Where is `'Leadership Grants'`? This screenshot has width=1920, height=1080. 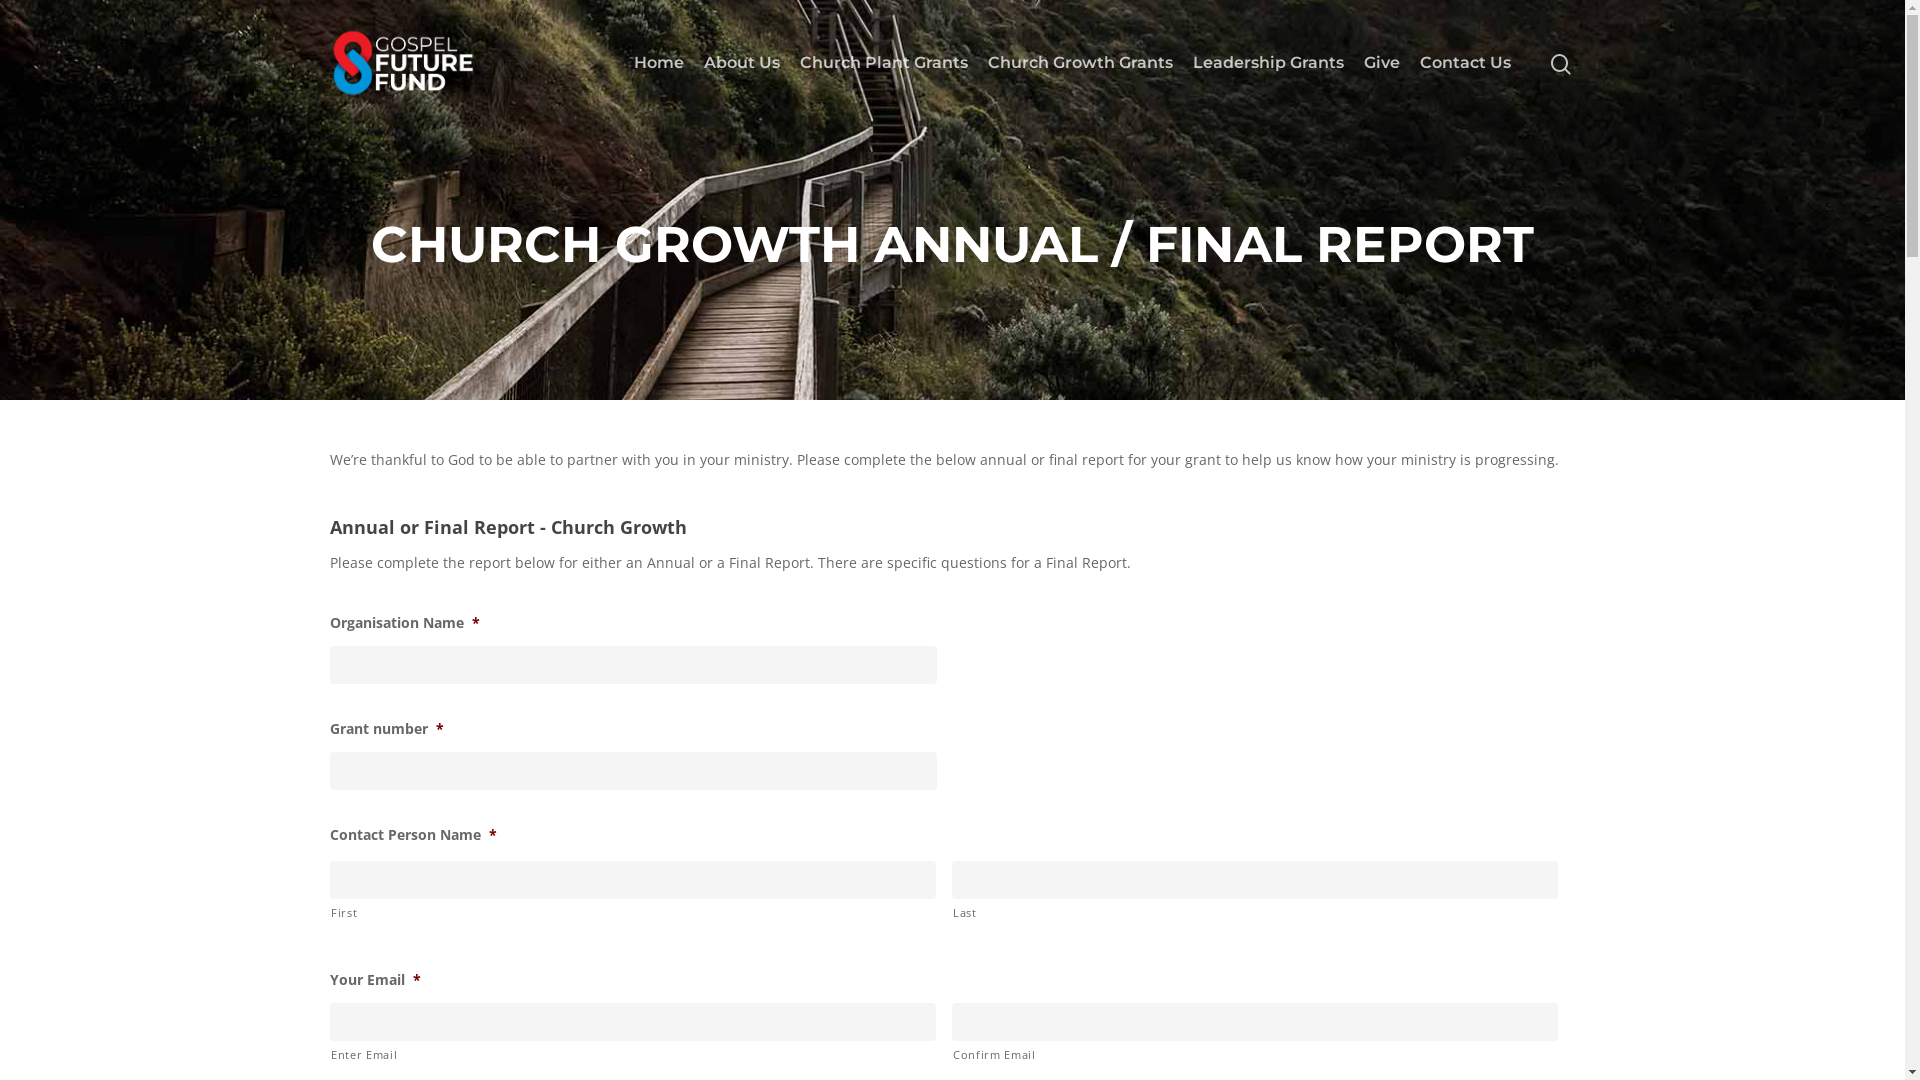 'Leadership Grants' is located at coordinates (1267, 61).